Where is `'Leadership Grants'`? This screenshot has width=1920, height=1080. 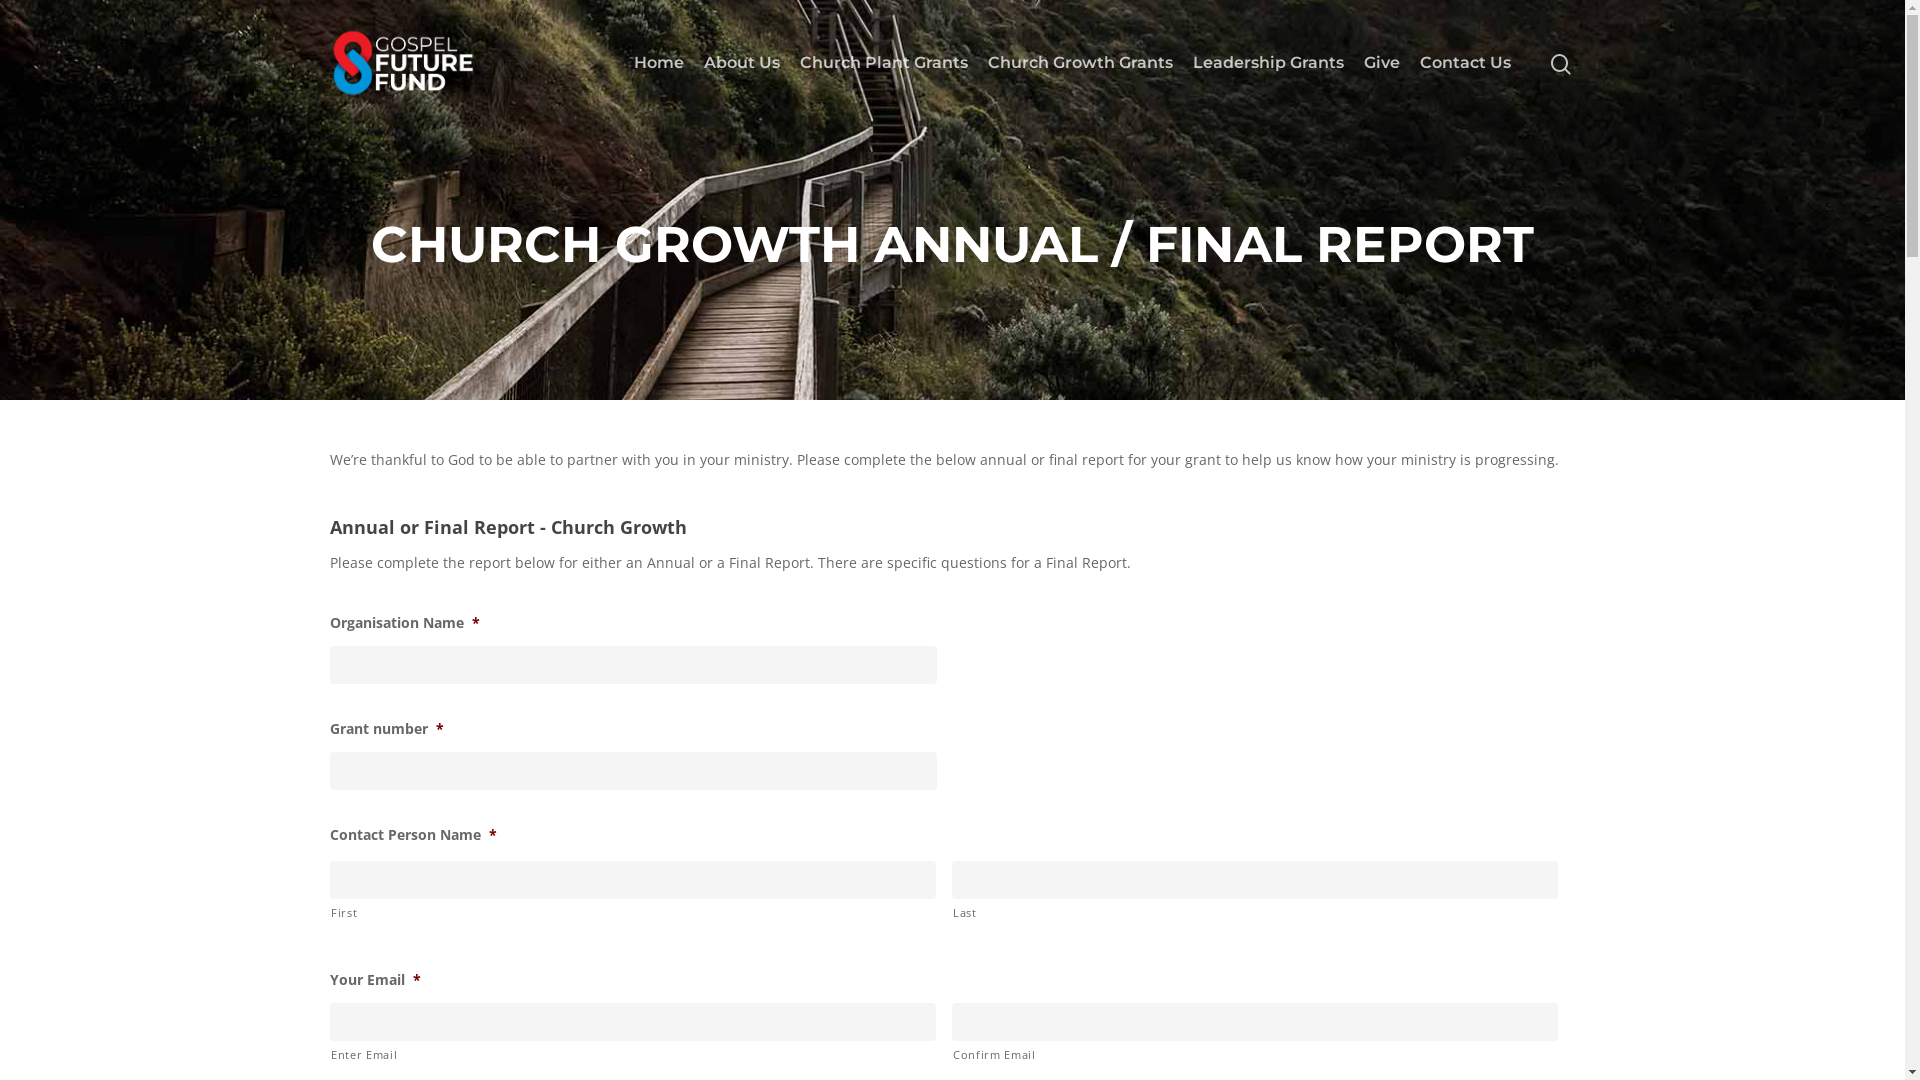 'Leadership Grants' is located at coordinates (1267, 61).